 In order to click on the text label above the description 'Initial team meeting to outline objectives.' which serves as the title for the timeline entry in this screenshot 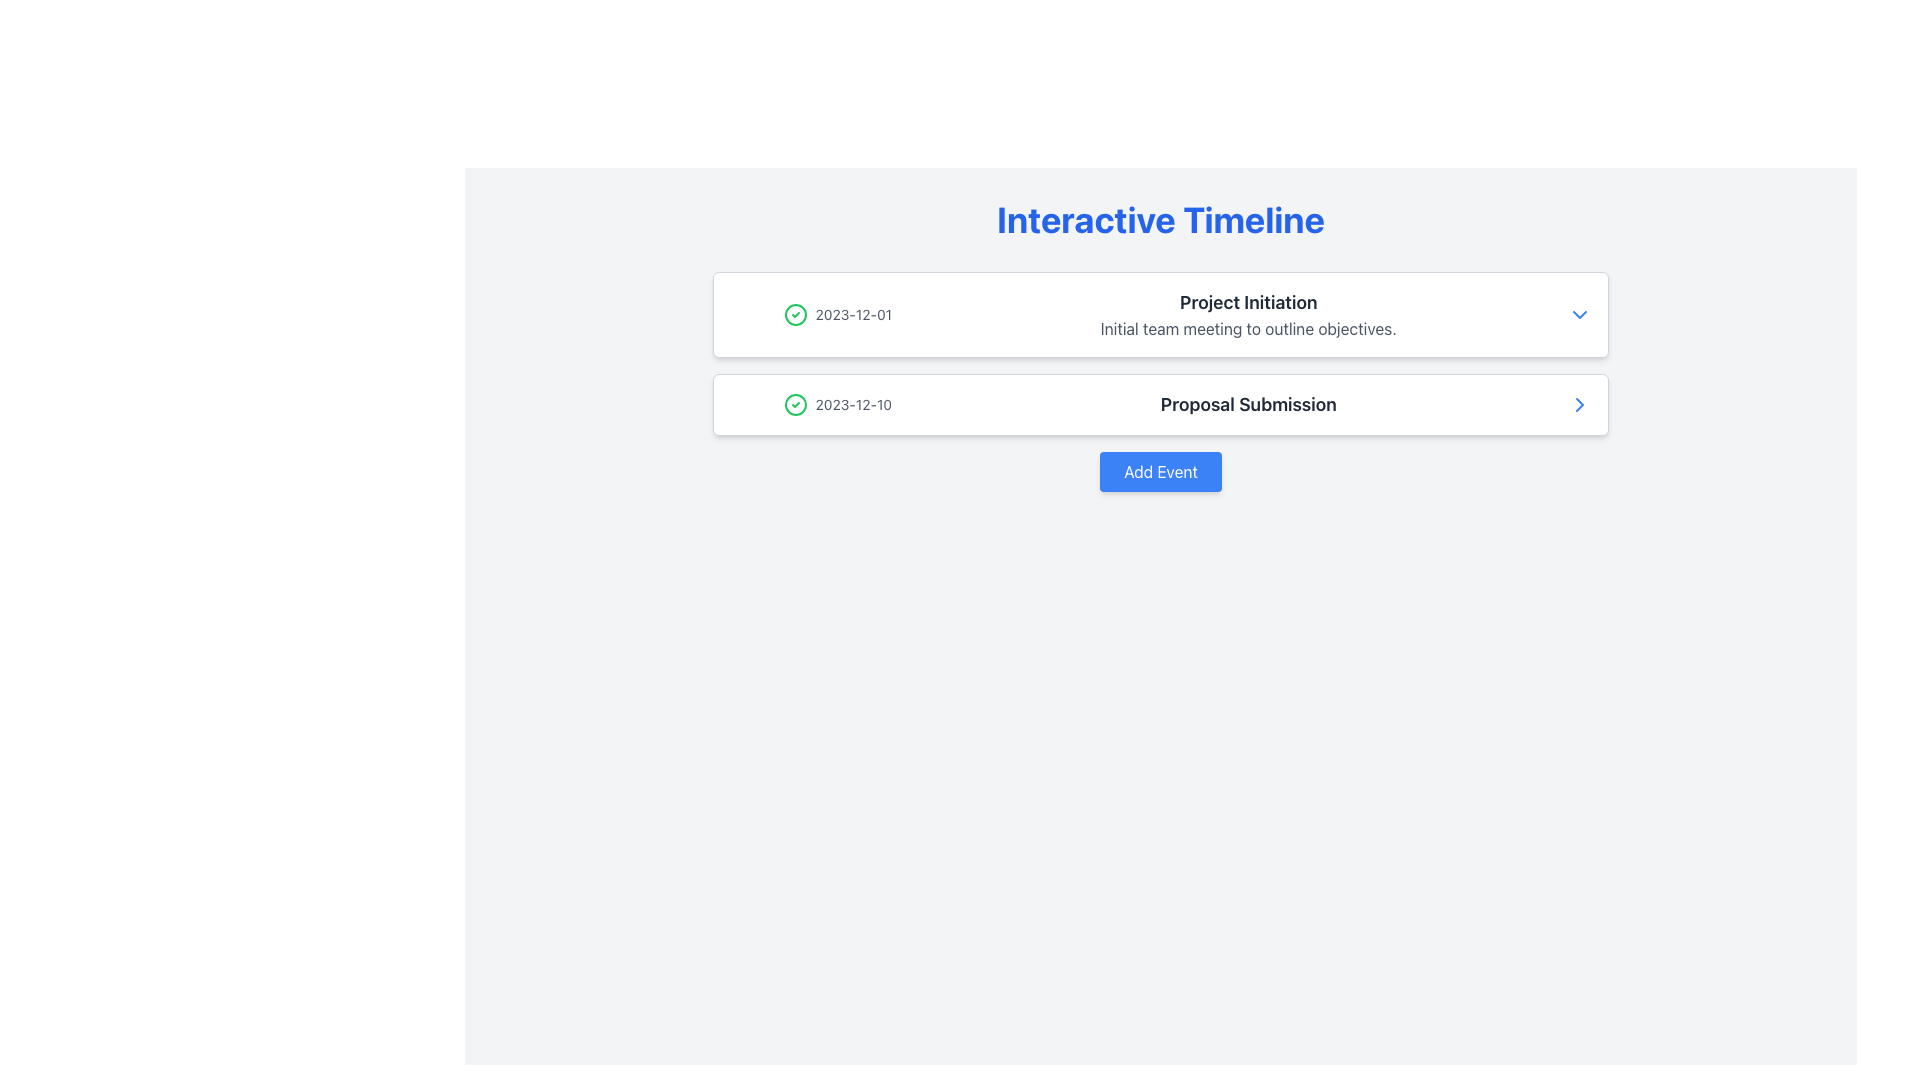, I will do `click(1247, 303)`.